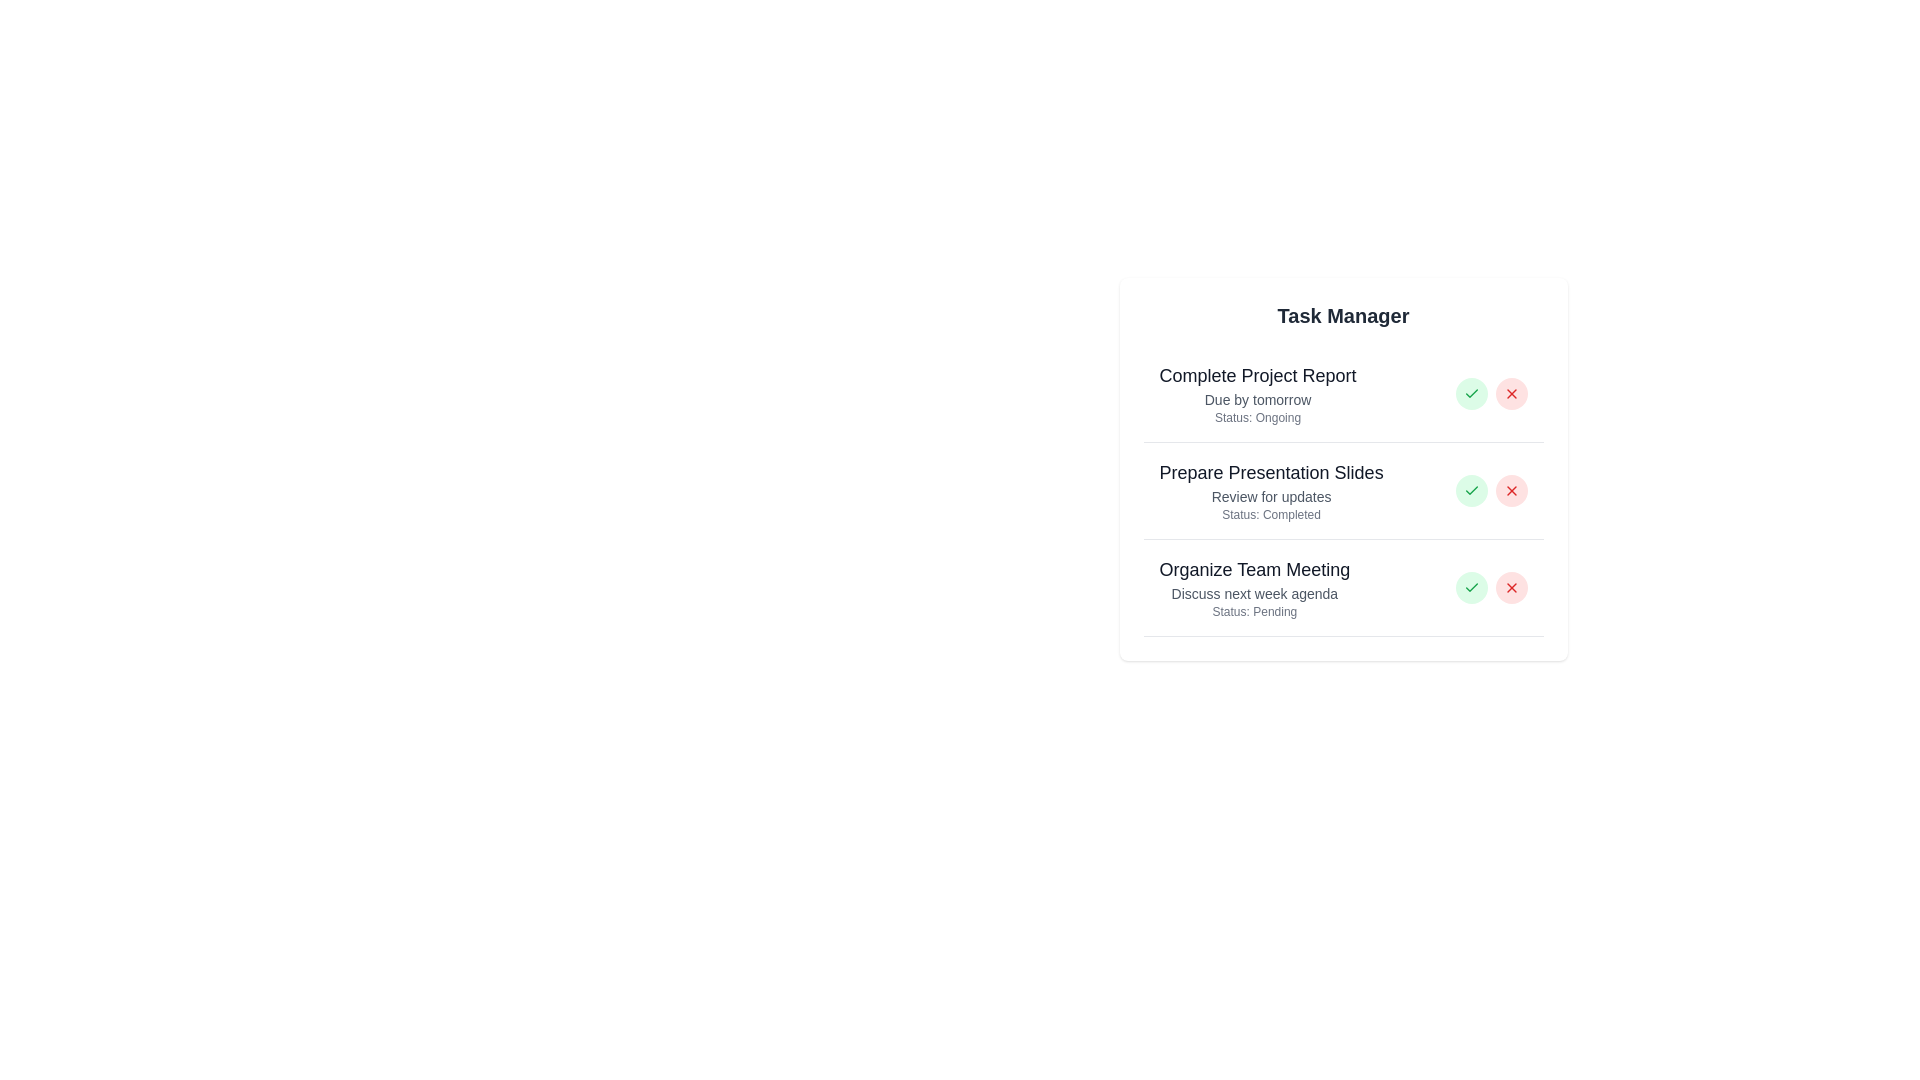 The height and width of the screenshot is (1080, 1920). Describe the element at coordinates (1491, 586) in the screenshot. I see `the red cross icon in the Action Buttons Group at the bottom of the 'Organize Team Meeting' task card to discard the task` at that location.